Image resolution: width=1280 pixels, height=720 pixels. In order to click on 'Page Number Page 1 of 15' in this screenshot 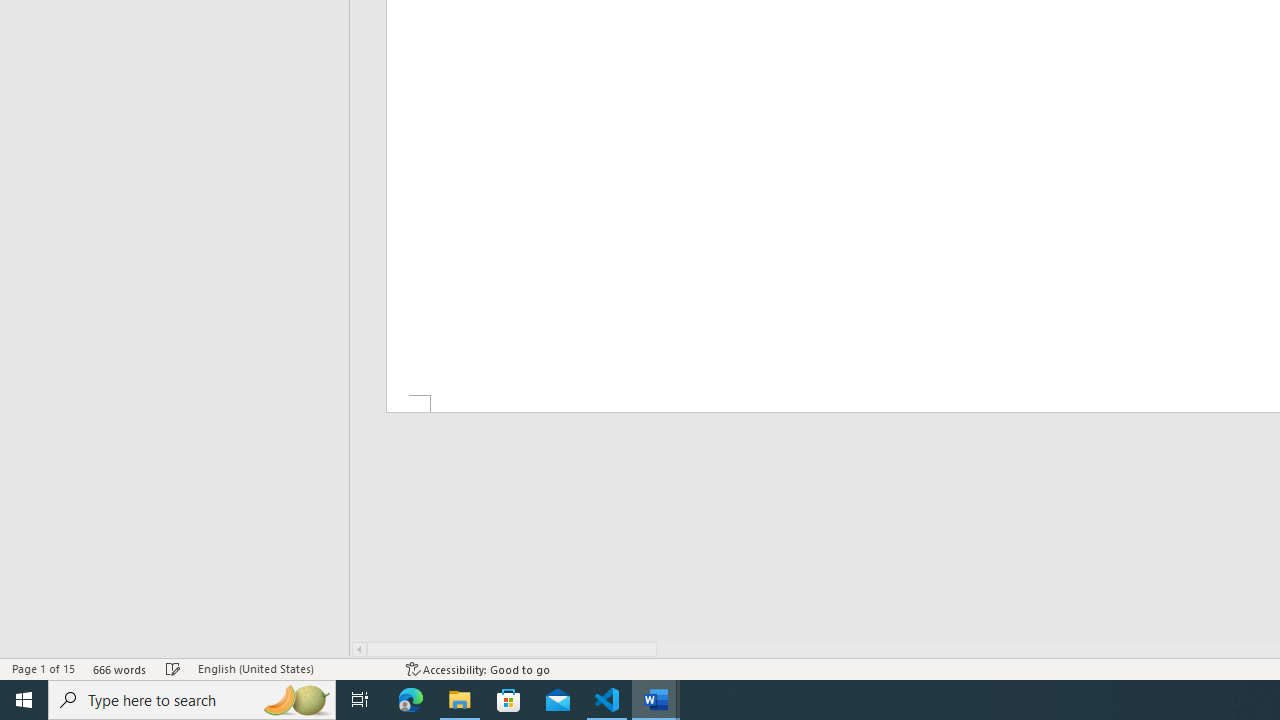, I will do `click(43, 669)`.